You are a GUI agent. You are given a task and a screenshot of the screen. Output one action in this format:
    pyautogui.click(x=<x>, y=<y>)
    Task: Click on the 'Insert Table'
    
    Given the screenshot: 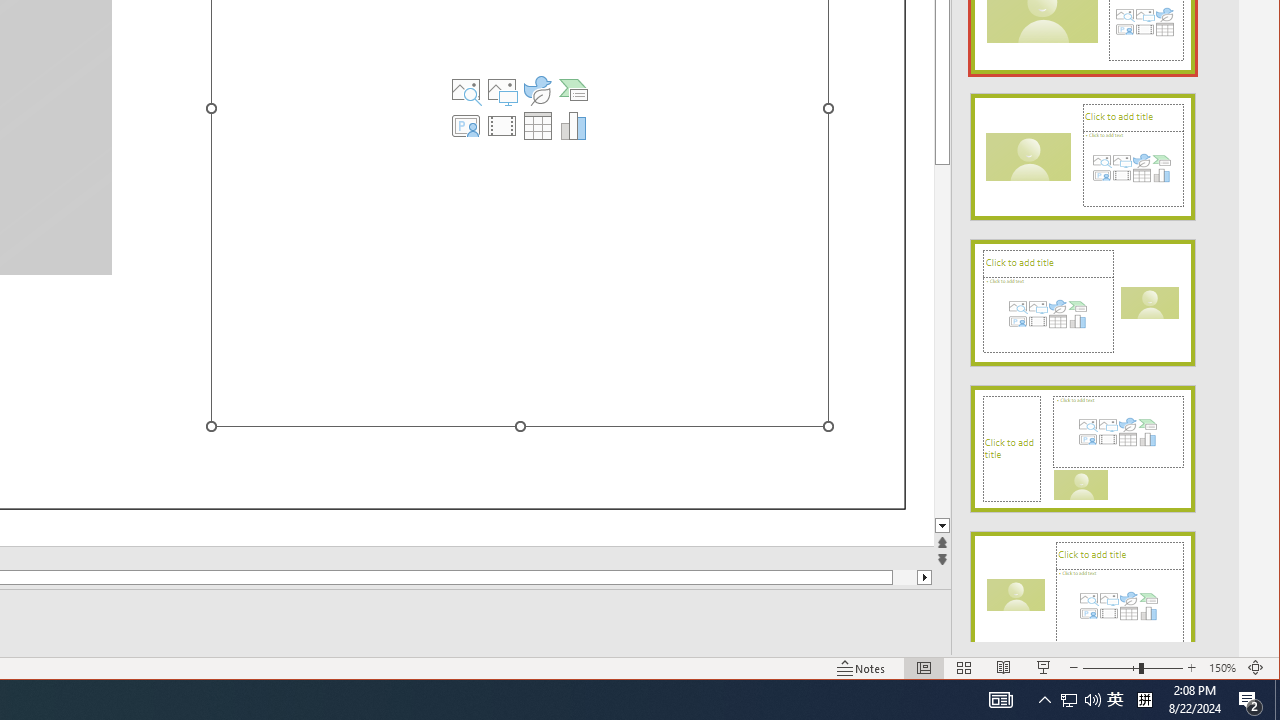 What is the action you would take?
    pyautogui.click(x=538, y=125)
    